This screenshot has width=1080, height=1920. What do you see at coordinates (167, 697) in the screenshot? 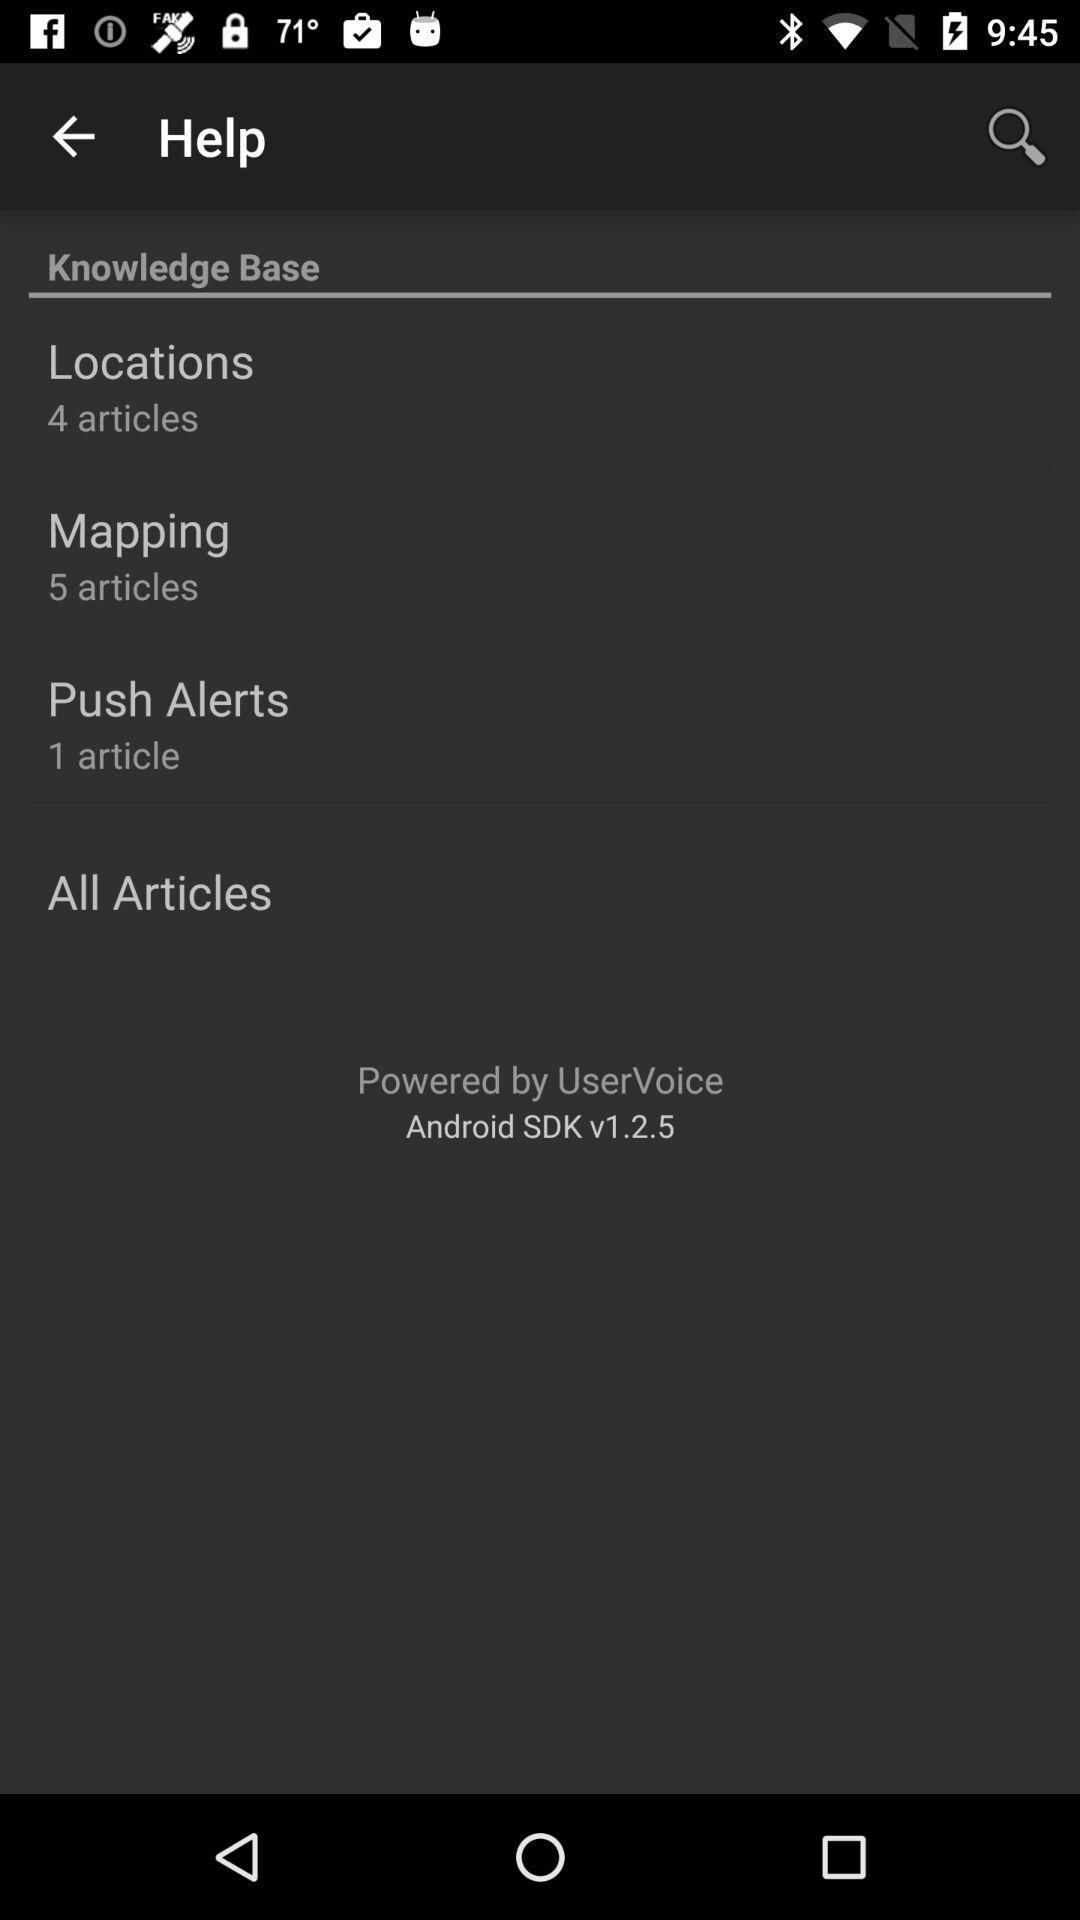
I see `push alerts icon` at bounding box center [167, 697].